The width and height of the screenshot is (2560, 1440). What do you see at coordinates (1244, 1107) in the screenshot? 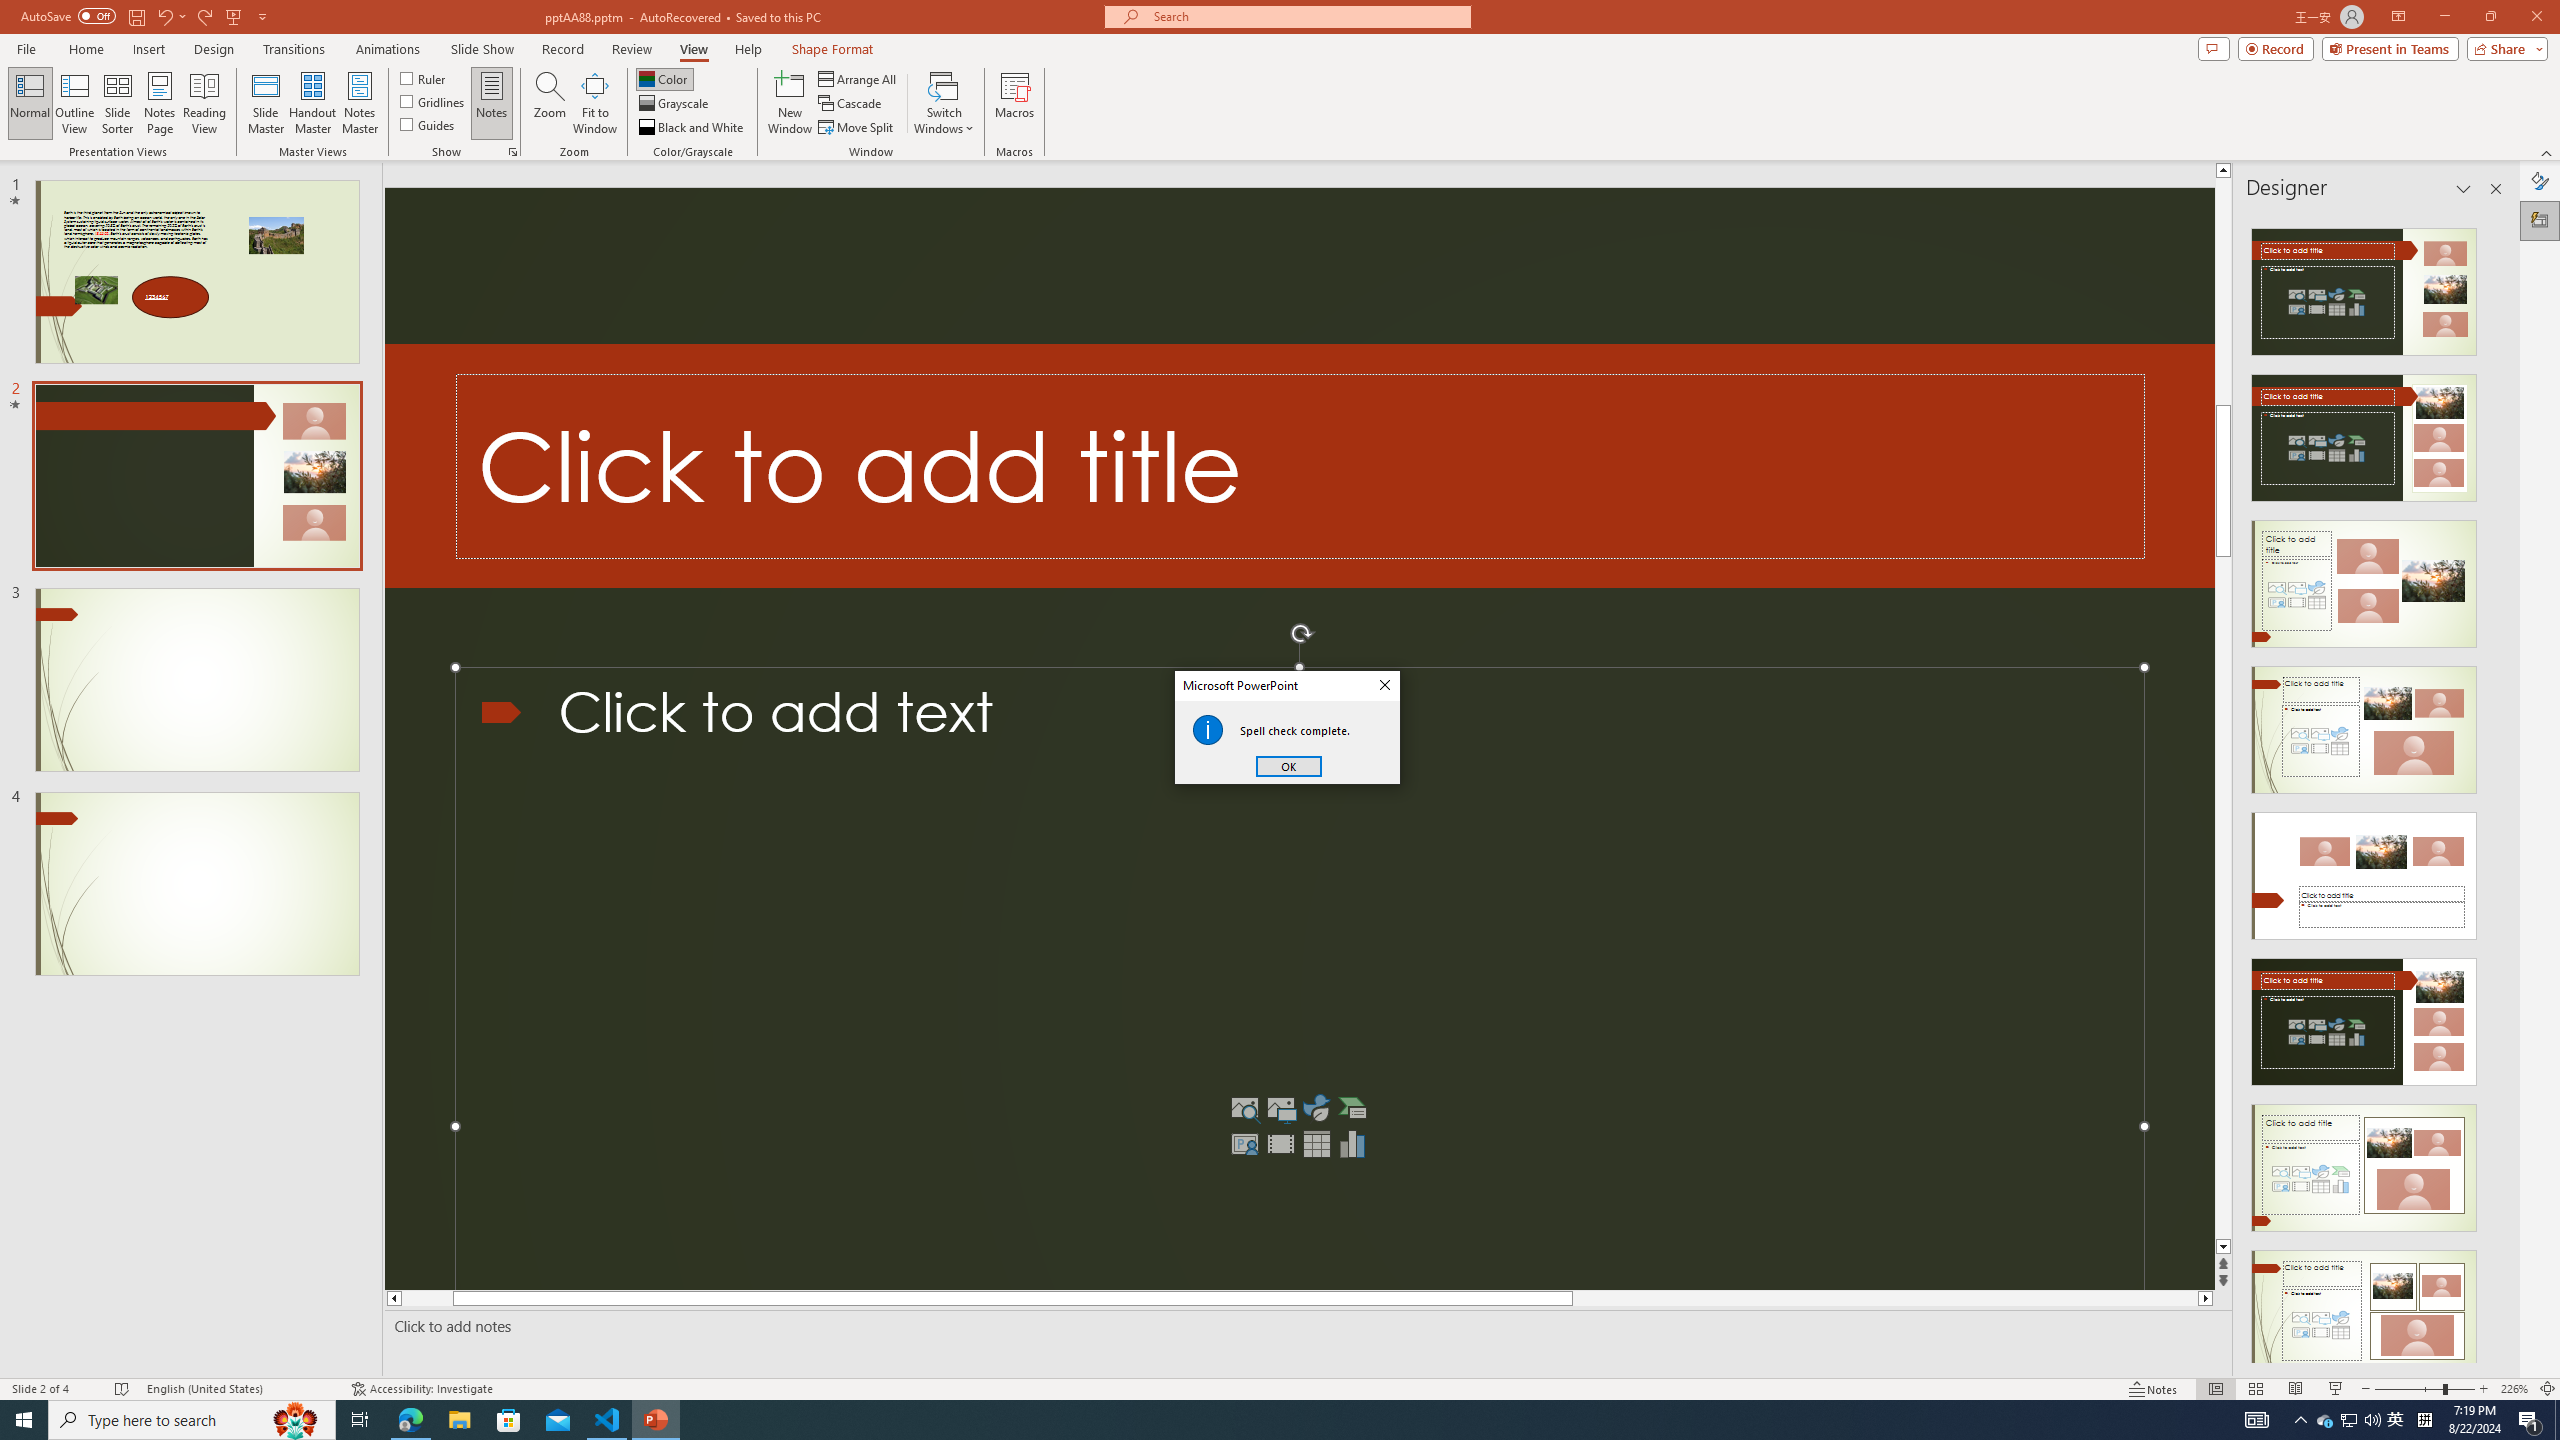
I see `'Stock Images'` at bounding box center [1244, 1107].